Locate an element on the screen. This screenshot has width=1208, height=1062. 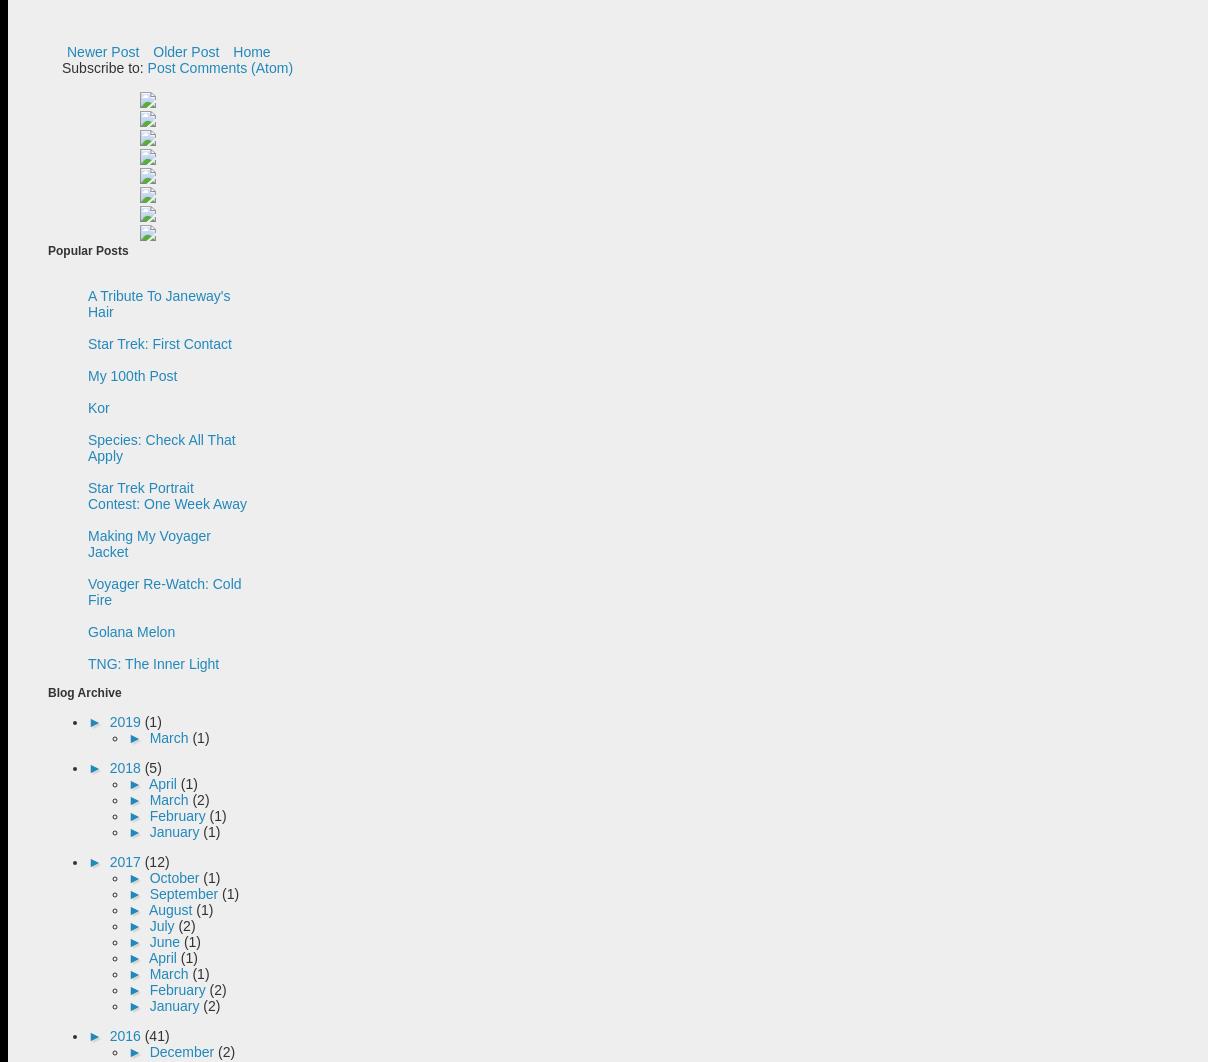
'Newer Post' is located at coordinates (102, 52).